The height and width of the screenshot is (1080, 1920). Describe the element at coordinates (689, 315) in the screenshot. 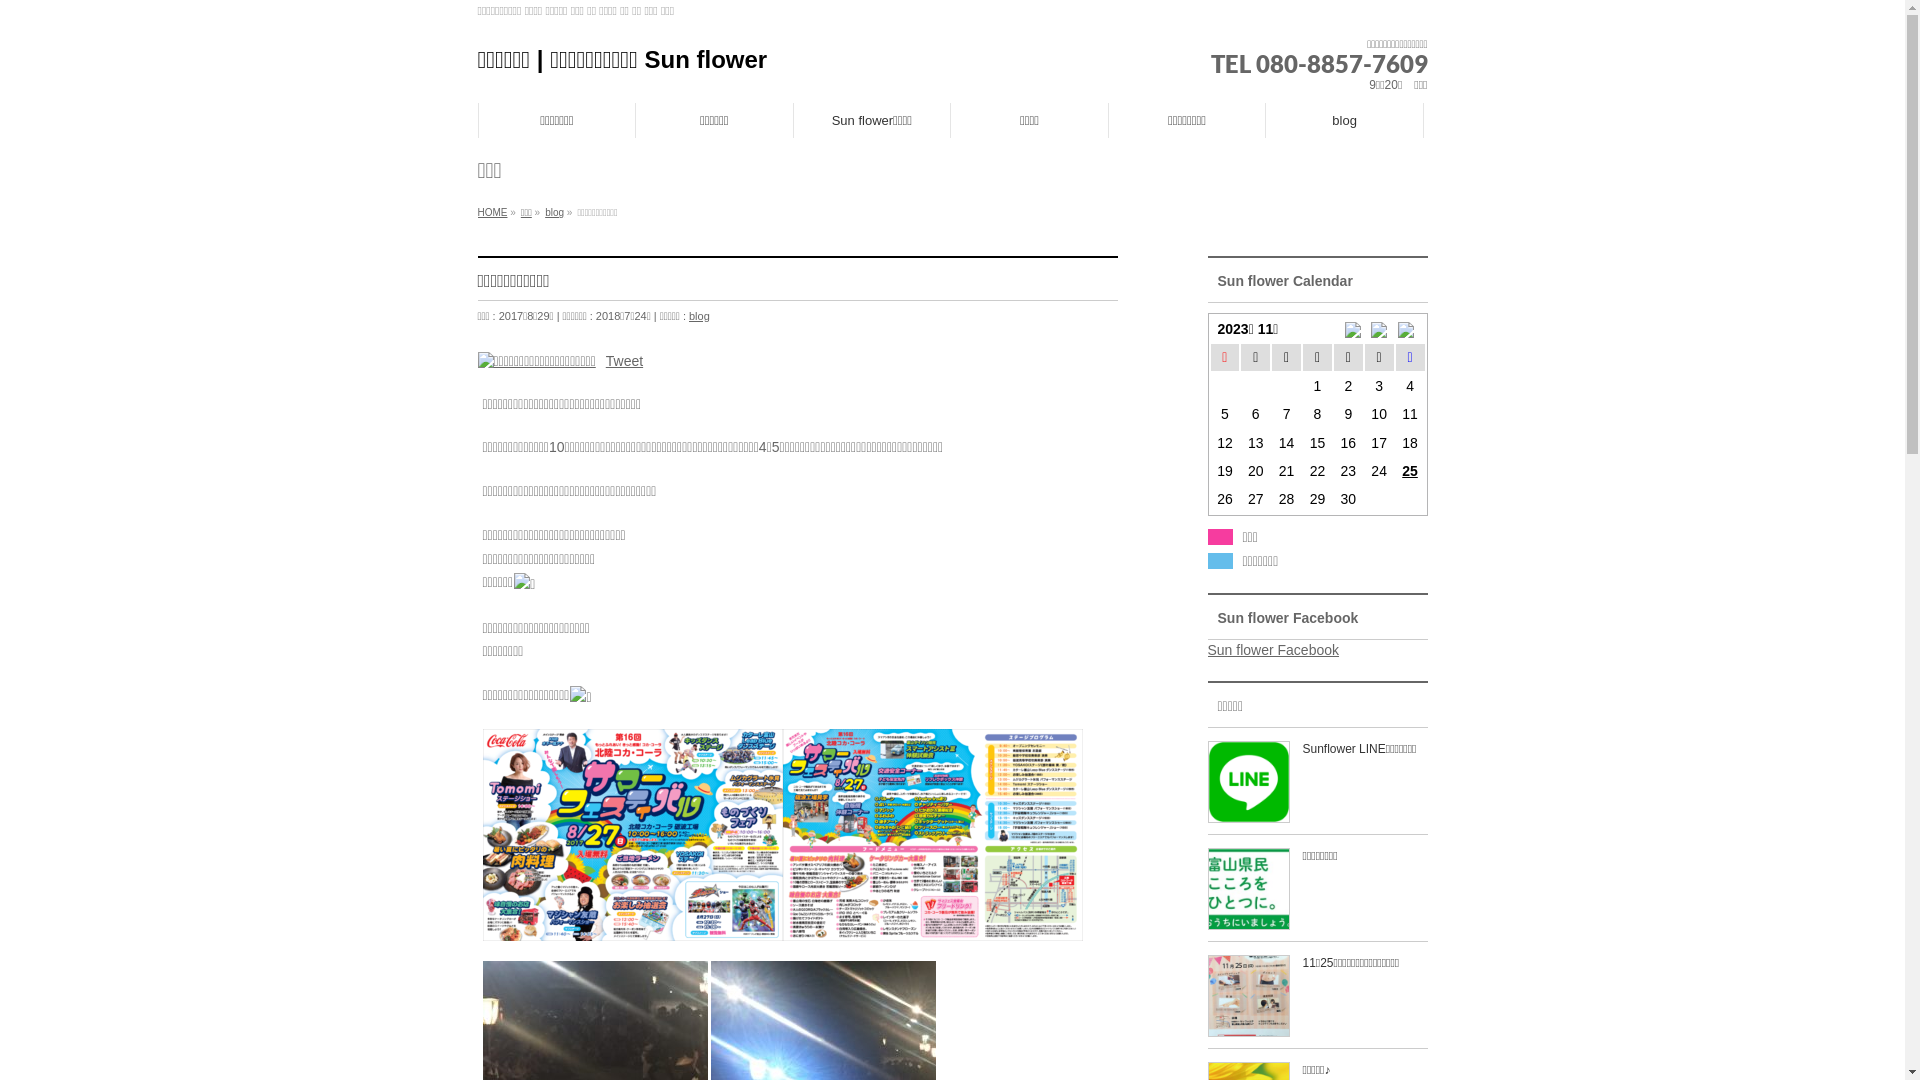

I see `'blog'` at that location.